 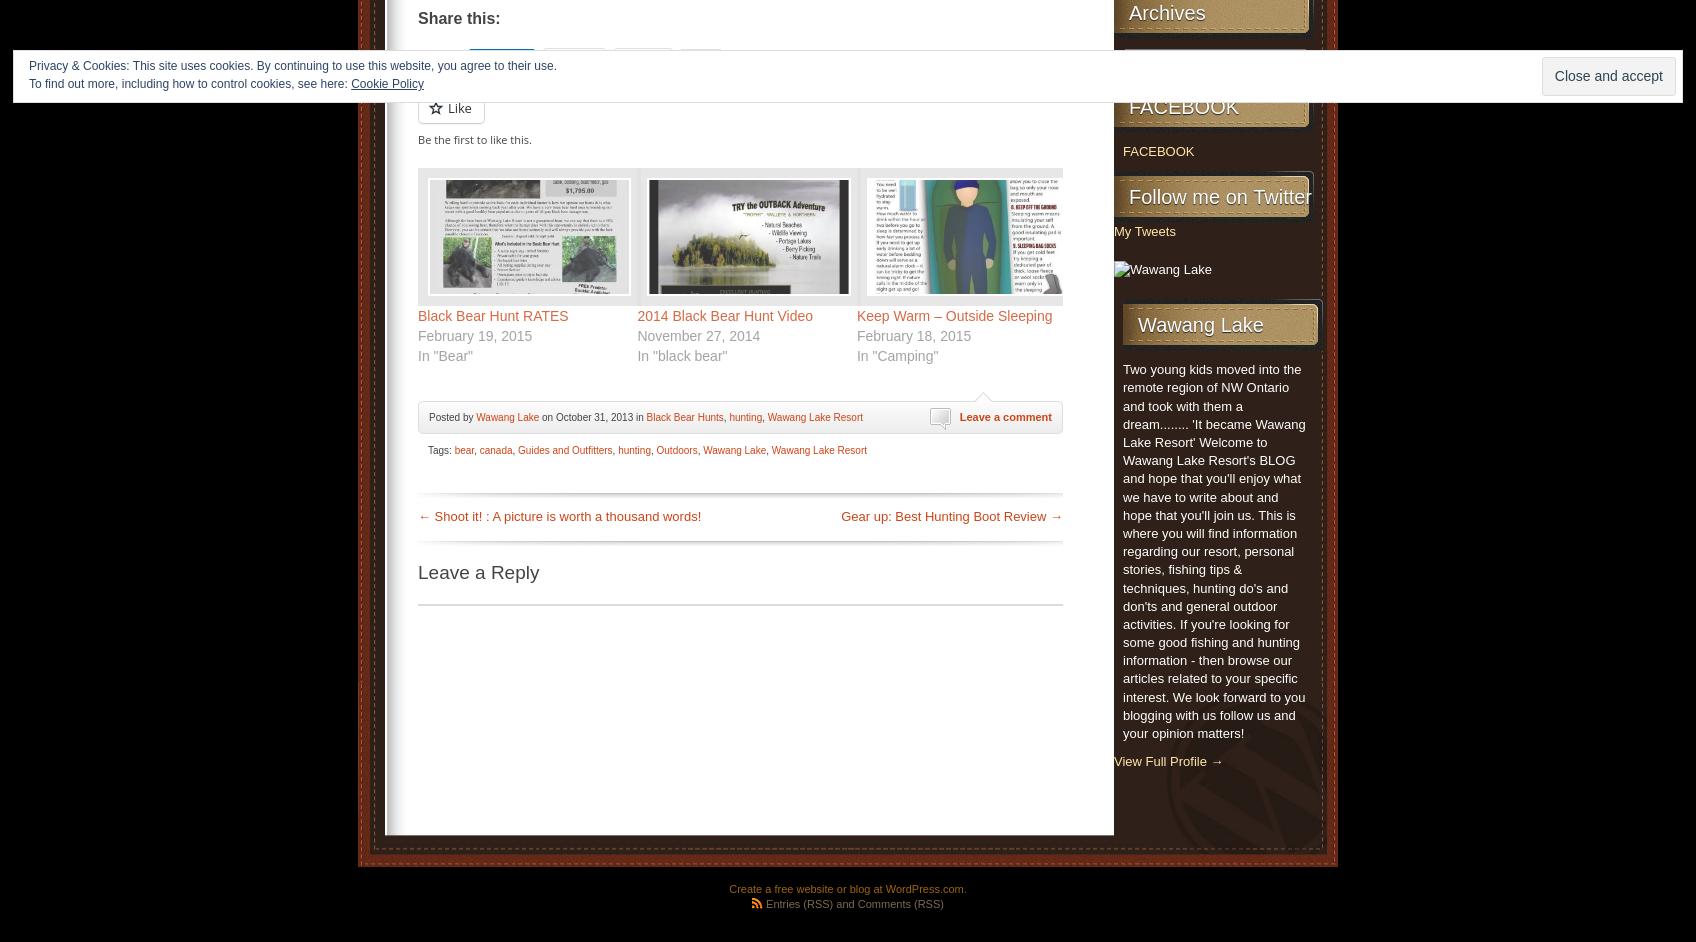 What do you see at coordinates (1144, 230) in the screenshot?
I see `'My Tweets'` at bounding box center [1144, 230].